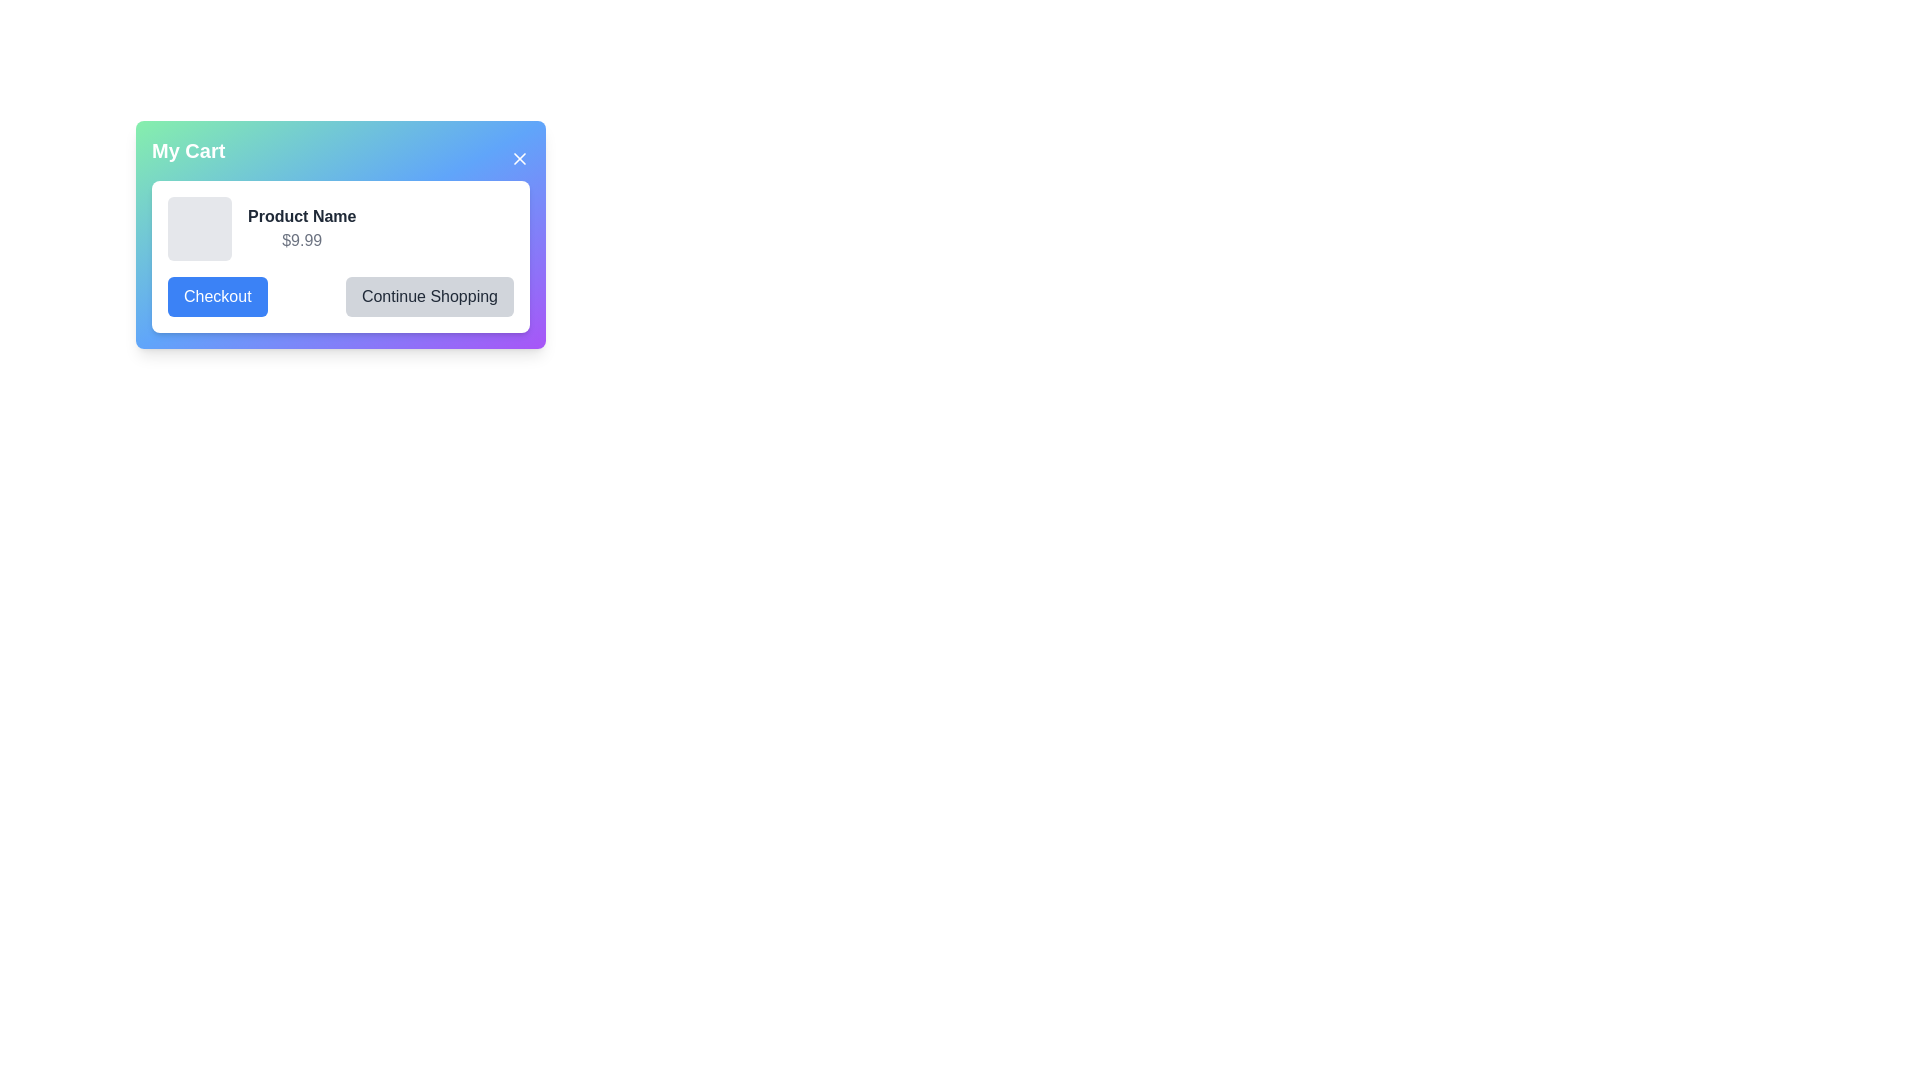 The height and width of the screenshot is (1080, 1920). I want to click on the Close icon, which is a small cross-shaped icon resembling an 'X' located in the top-right corner of the 'My Cart' modal window, so click(519, 157).